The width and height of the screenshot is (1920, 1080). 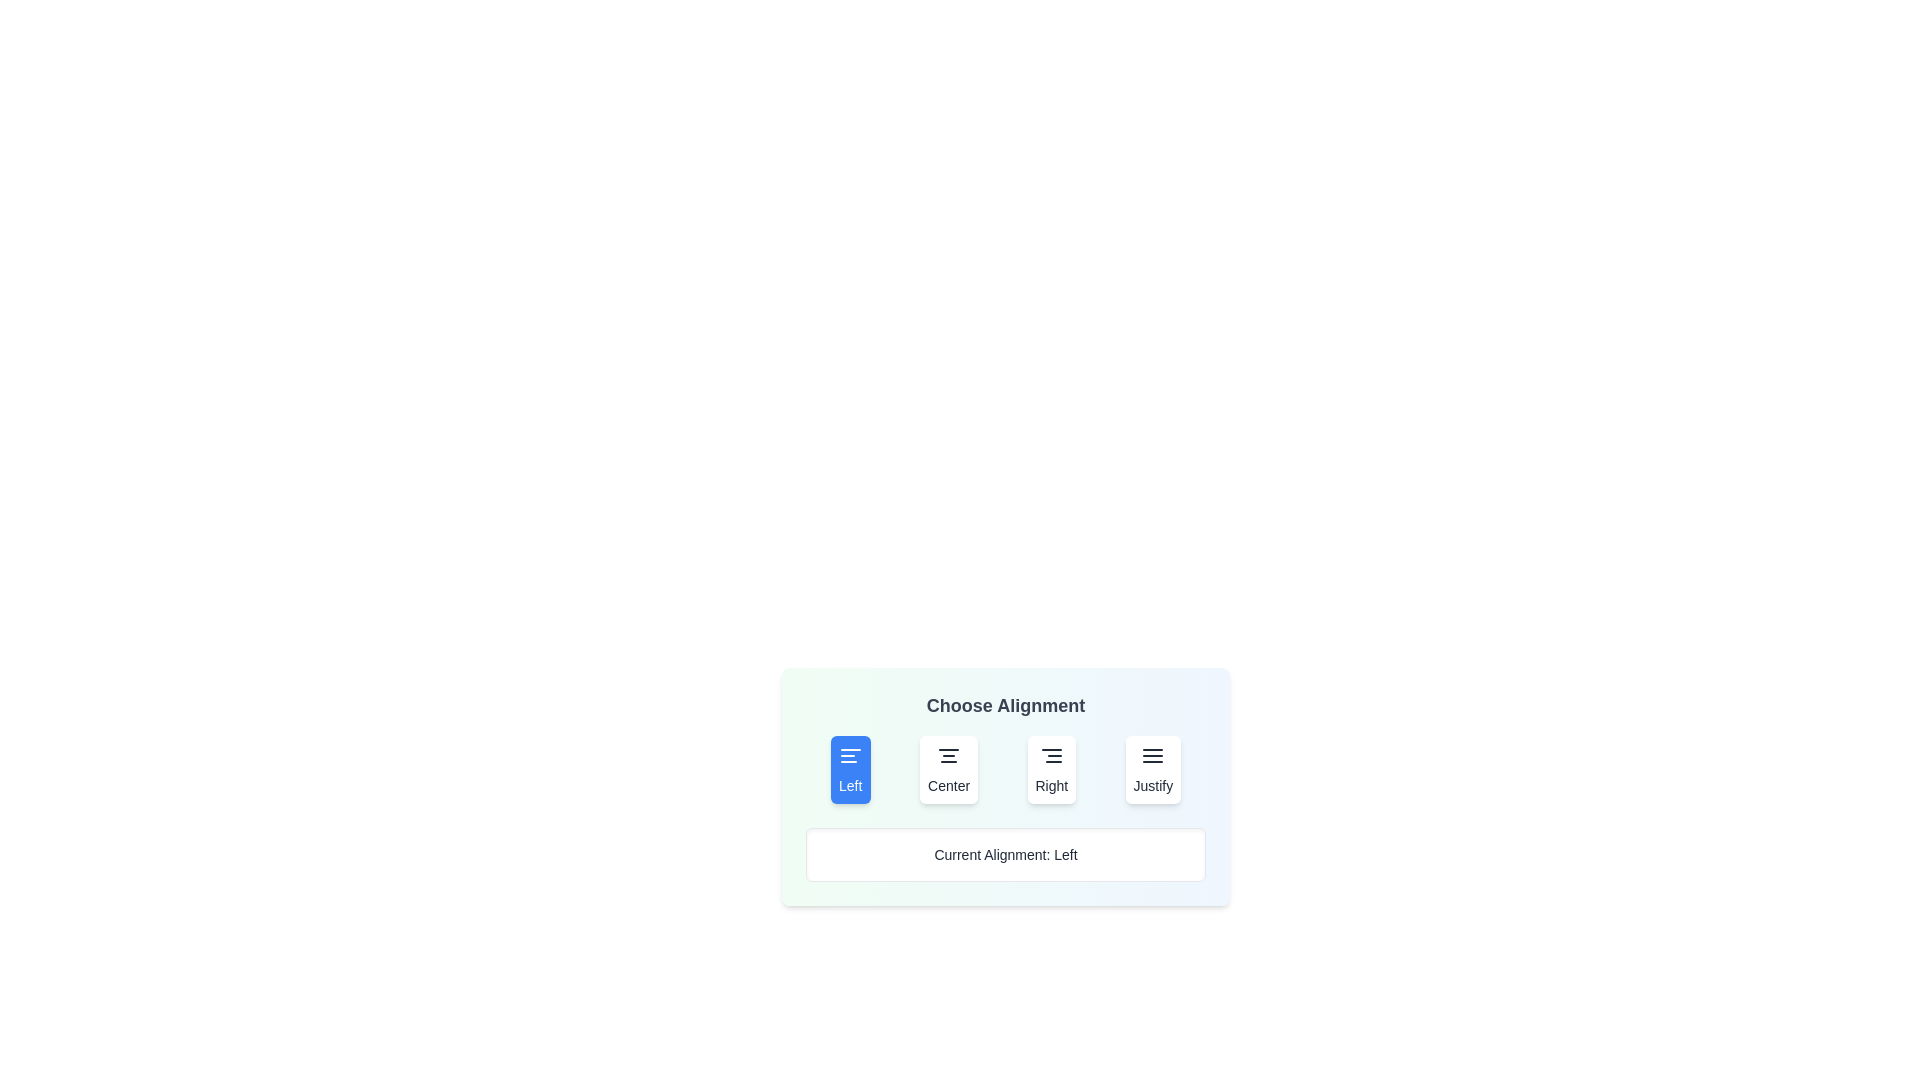 What do you see at coordinates (1050, 769) in the screenshot?
I see `the 'Right' button to select the 'Right' alignment` at bounding box center [1050, 769].